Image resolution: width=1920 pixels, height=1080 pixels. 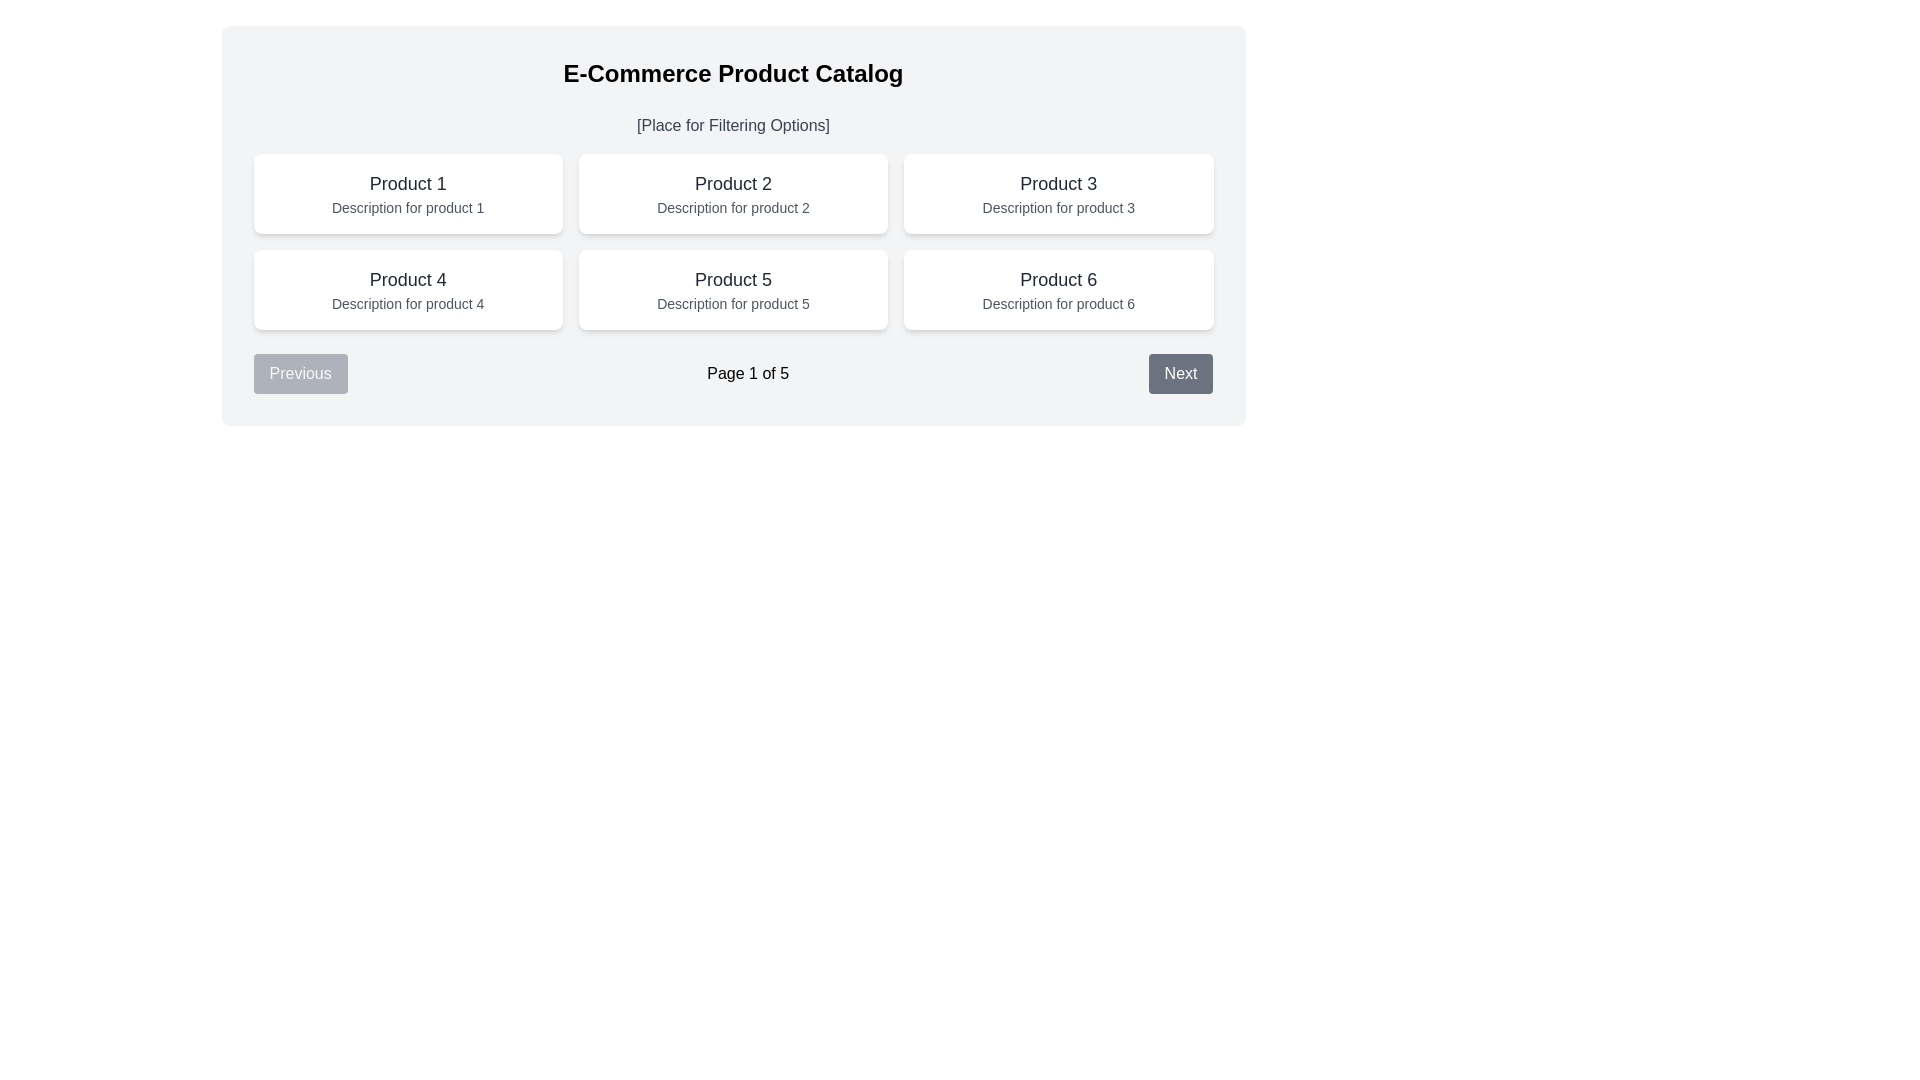 I want to click on the descriptive text label providing additional information about 'Product 4', located beneath the 'Product 4' title in the product card, so click(x=407, y=304).